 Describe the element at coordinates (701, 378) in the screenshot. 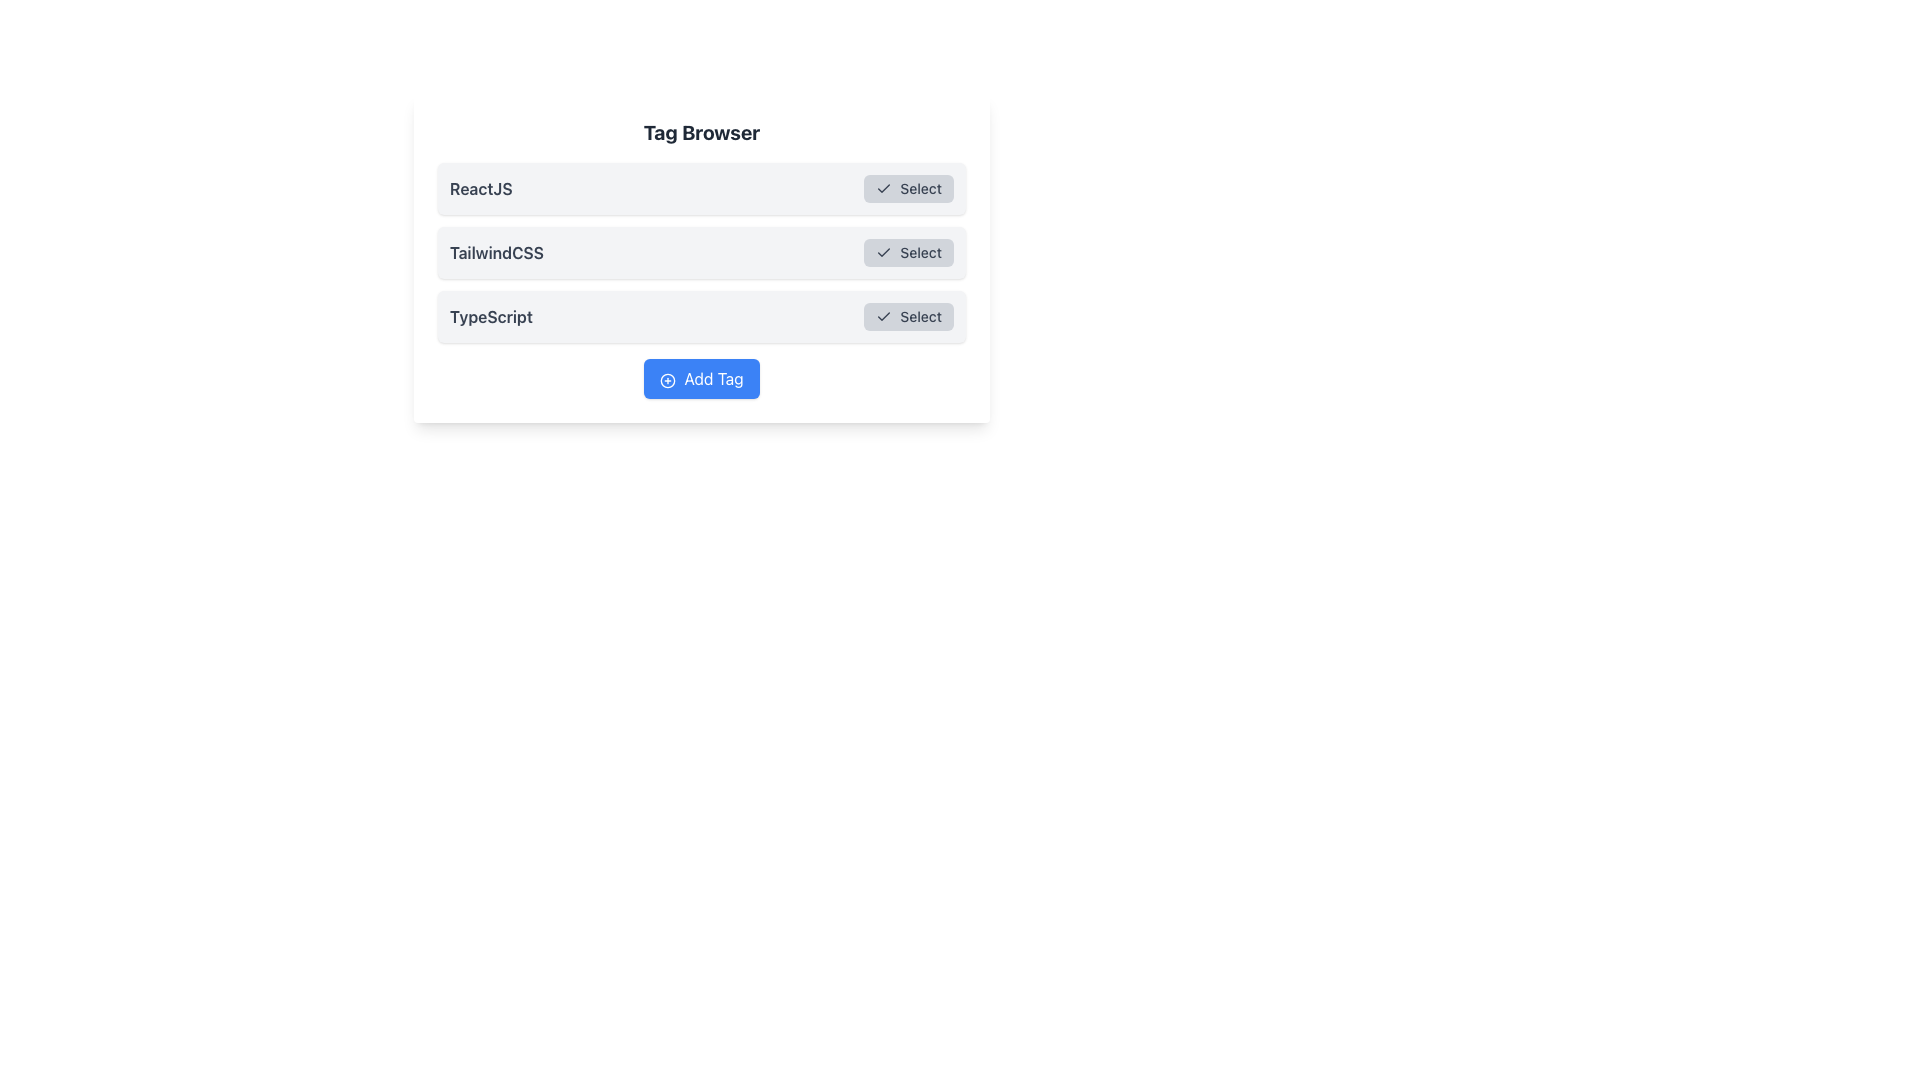

I see `the blue 'Add Tag' button located at the bottom of the 'Tag Browser' box` at that location.